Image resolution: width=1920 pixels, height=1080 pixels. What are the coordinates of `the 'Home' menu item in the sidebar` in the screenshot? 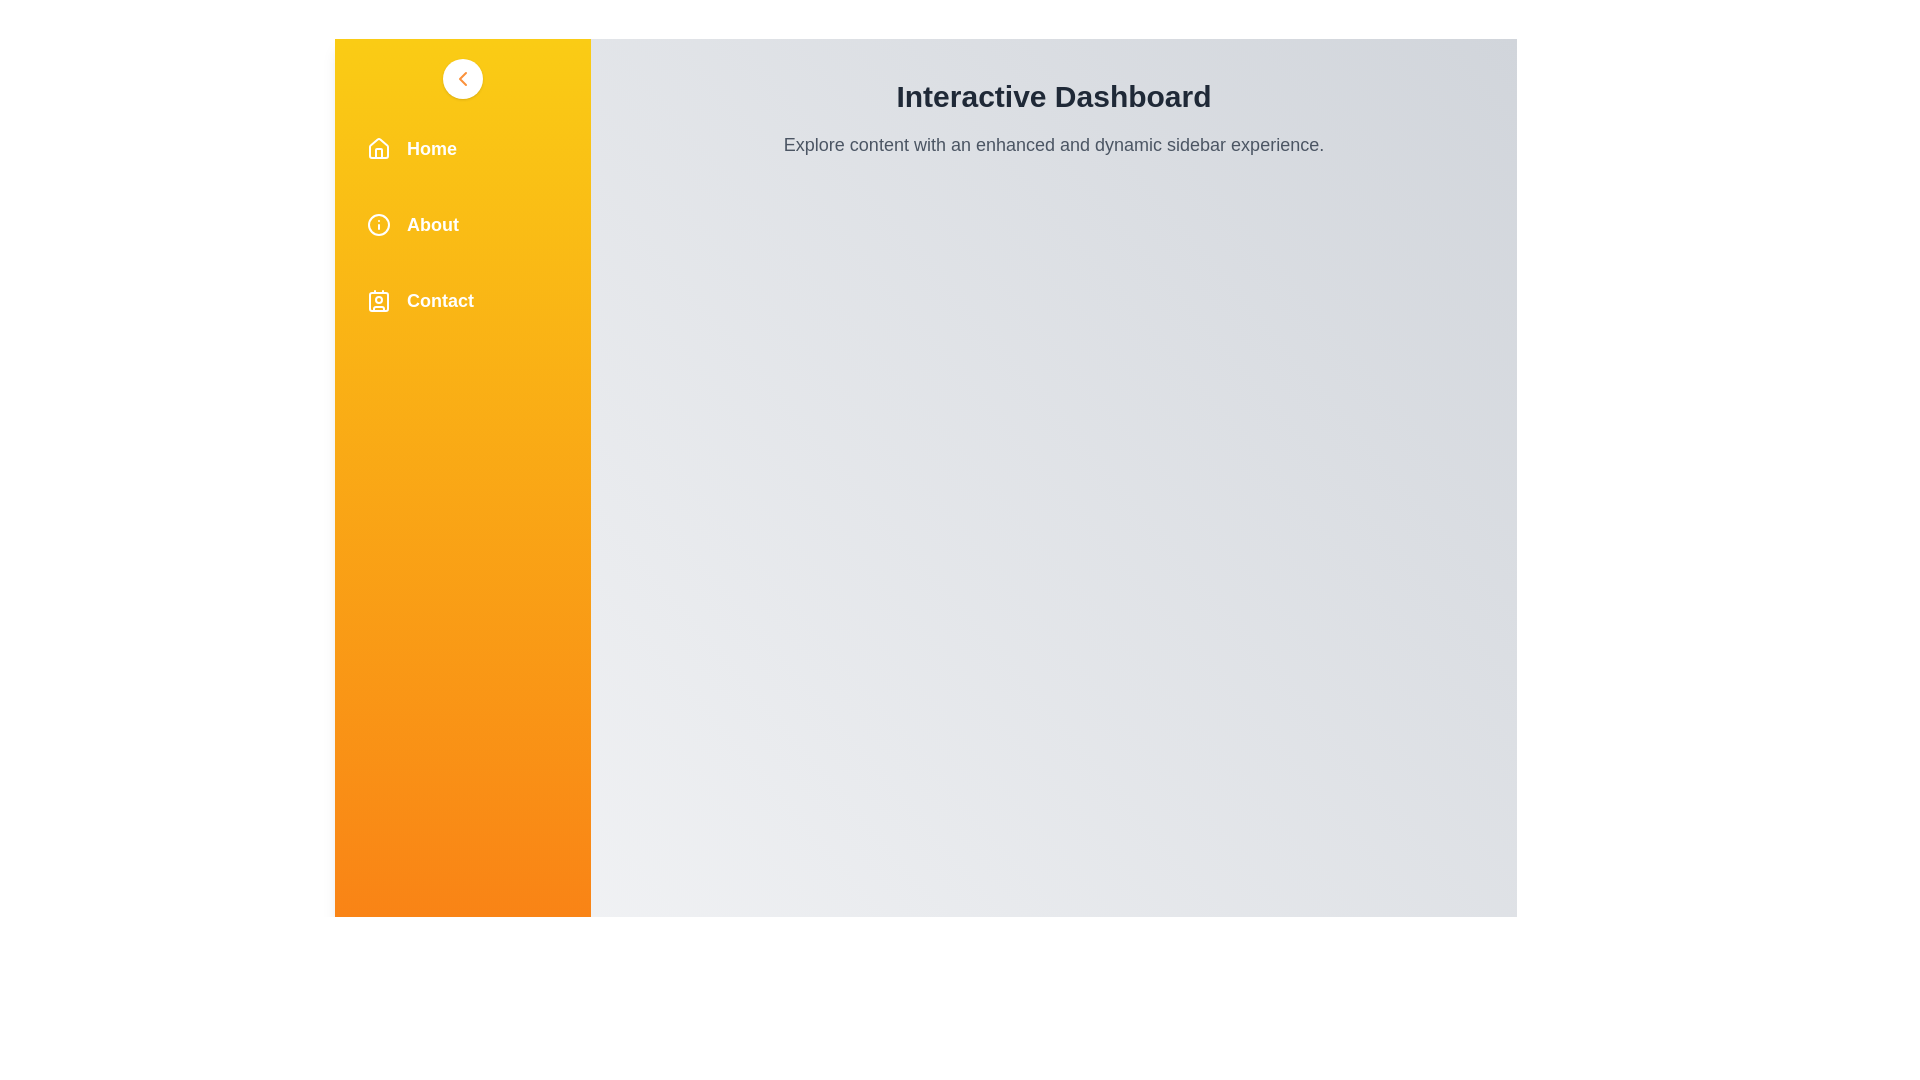 It's located at (461, 148).